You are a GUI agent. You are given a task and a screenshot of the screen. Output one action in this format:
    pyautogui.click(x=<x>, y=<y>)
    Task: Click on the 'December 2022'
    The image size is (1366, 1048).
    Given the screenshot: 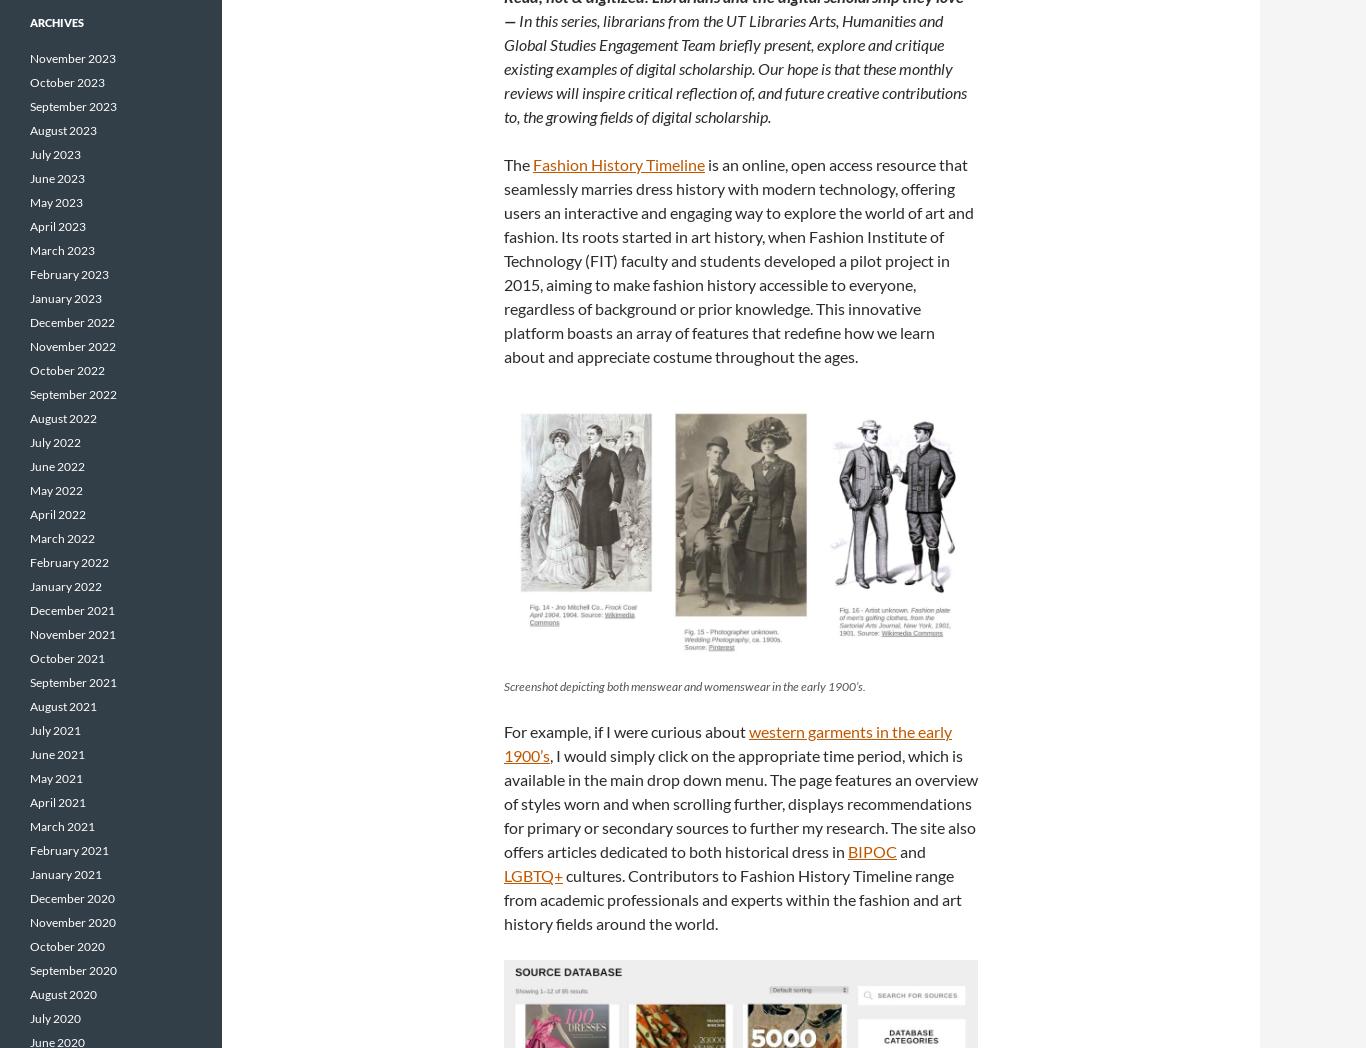 What is the action you would take?
    pyautogui.click(x=30, y=322)
    